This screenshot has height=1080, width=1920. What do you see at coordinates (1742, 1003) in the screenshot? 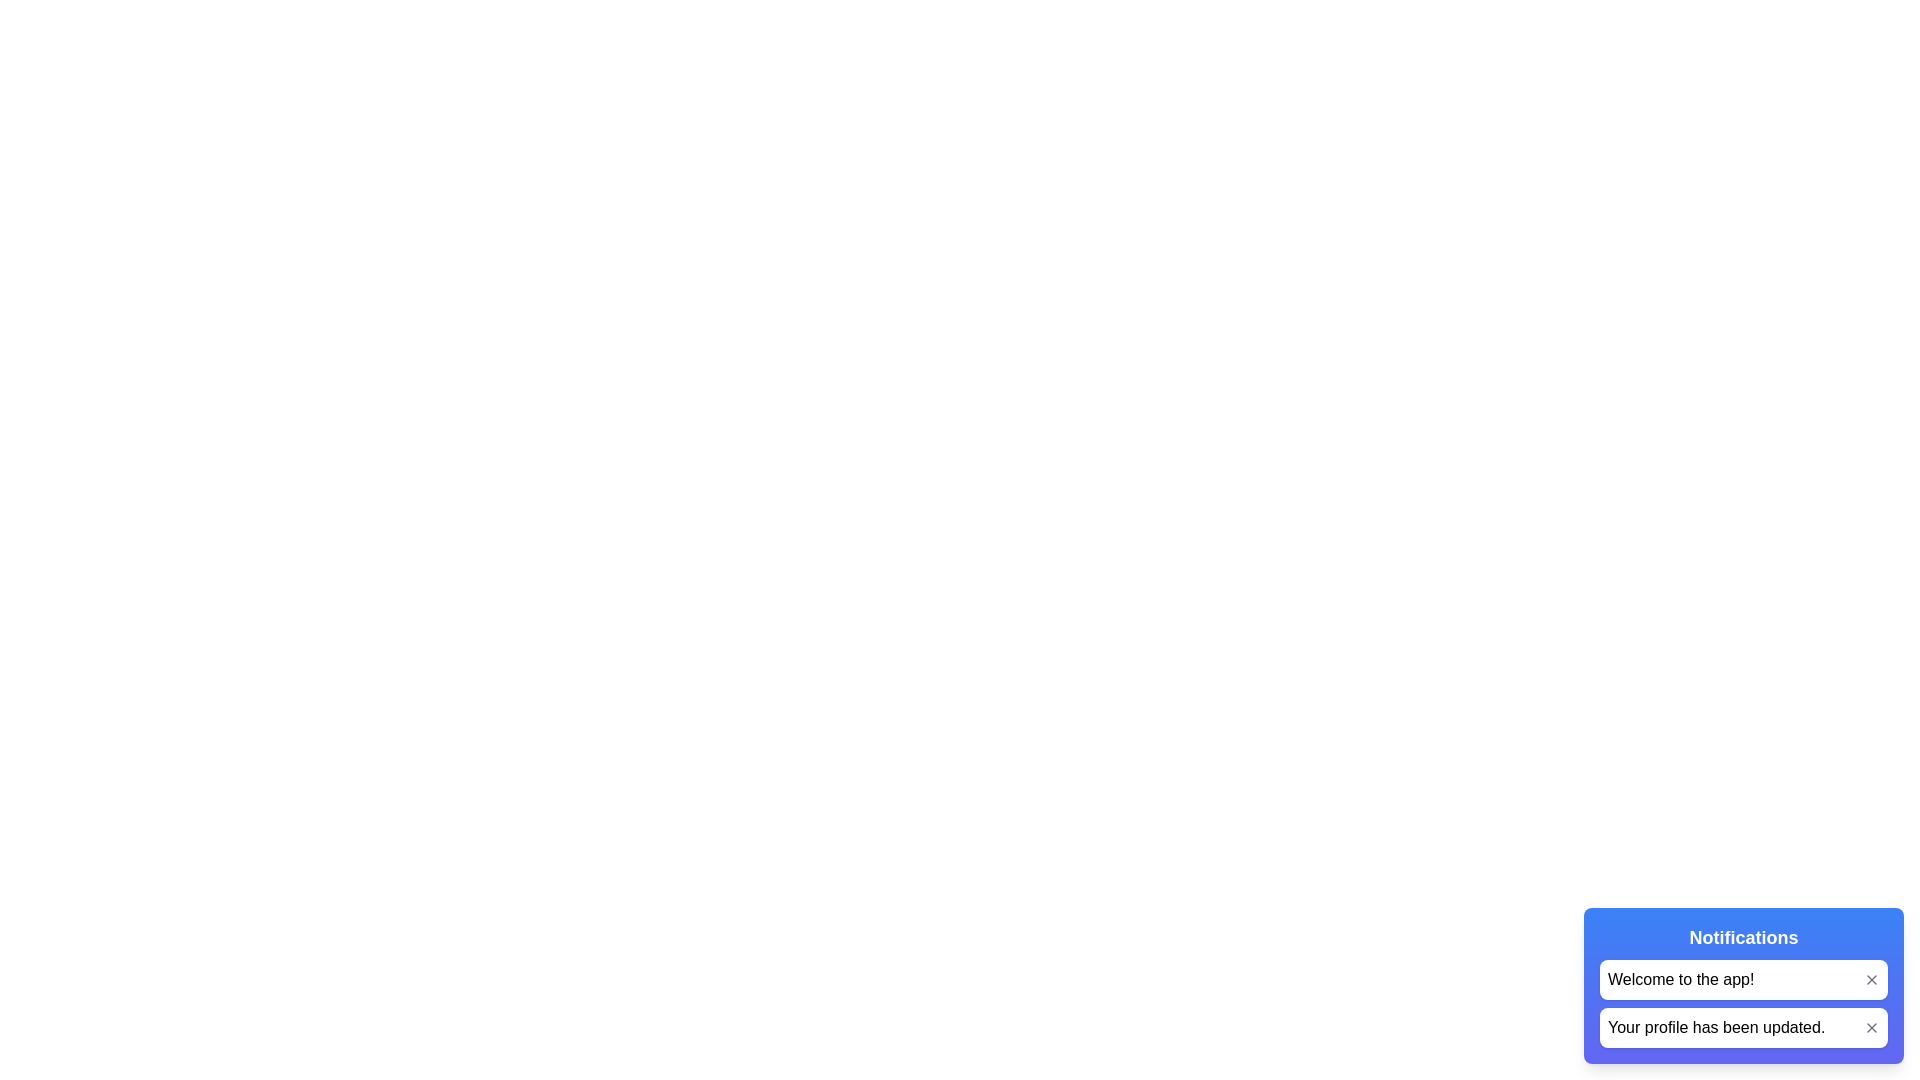
I see `the second message inside the notification panel which reads 'Your profile has been updated.'` at bounding box center [1742, 1003].